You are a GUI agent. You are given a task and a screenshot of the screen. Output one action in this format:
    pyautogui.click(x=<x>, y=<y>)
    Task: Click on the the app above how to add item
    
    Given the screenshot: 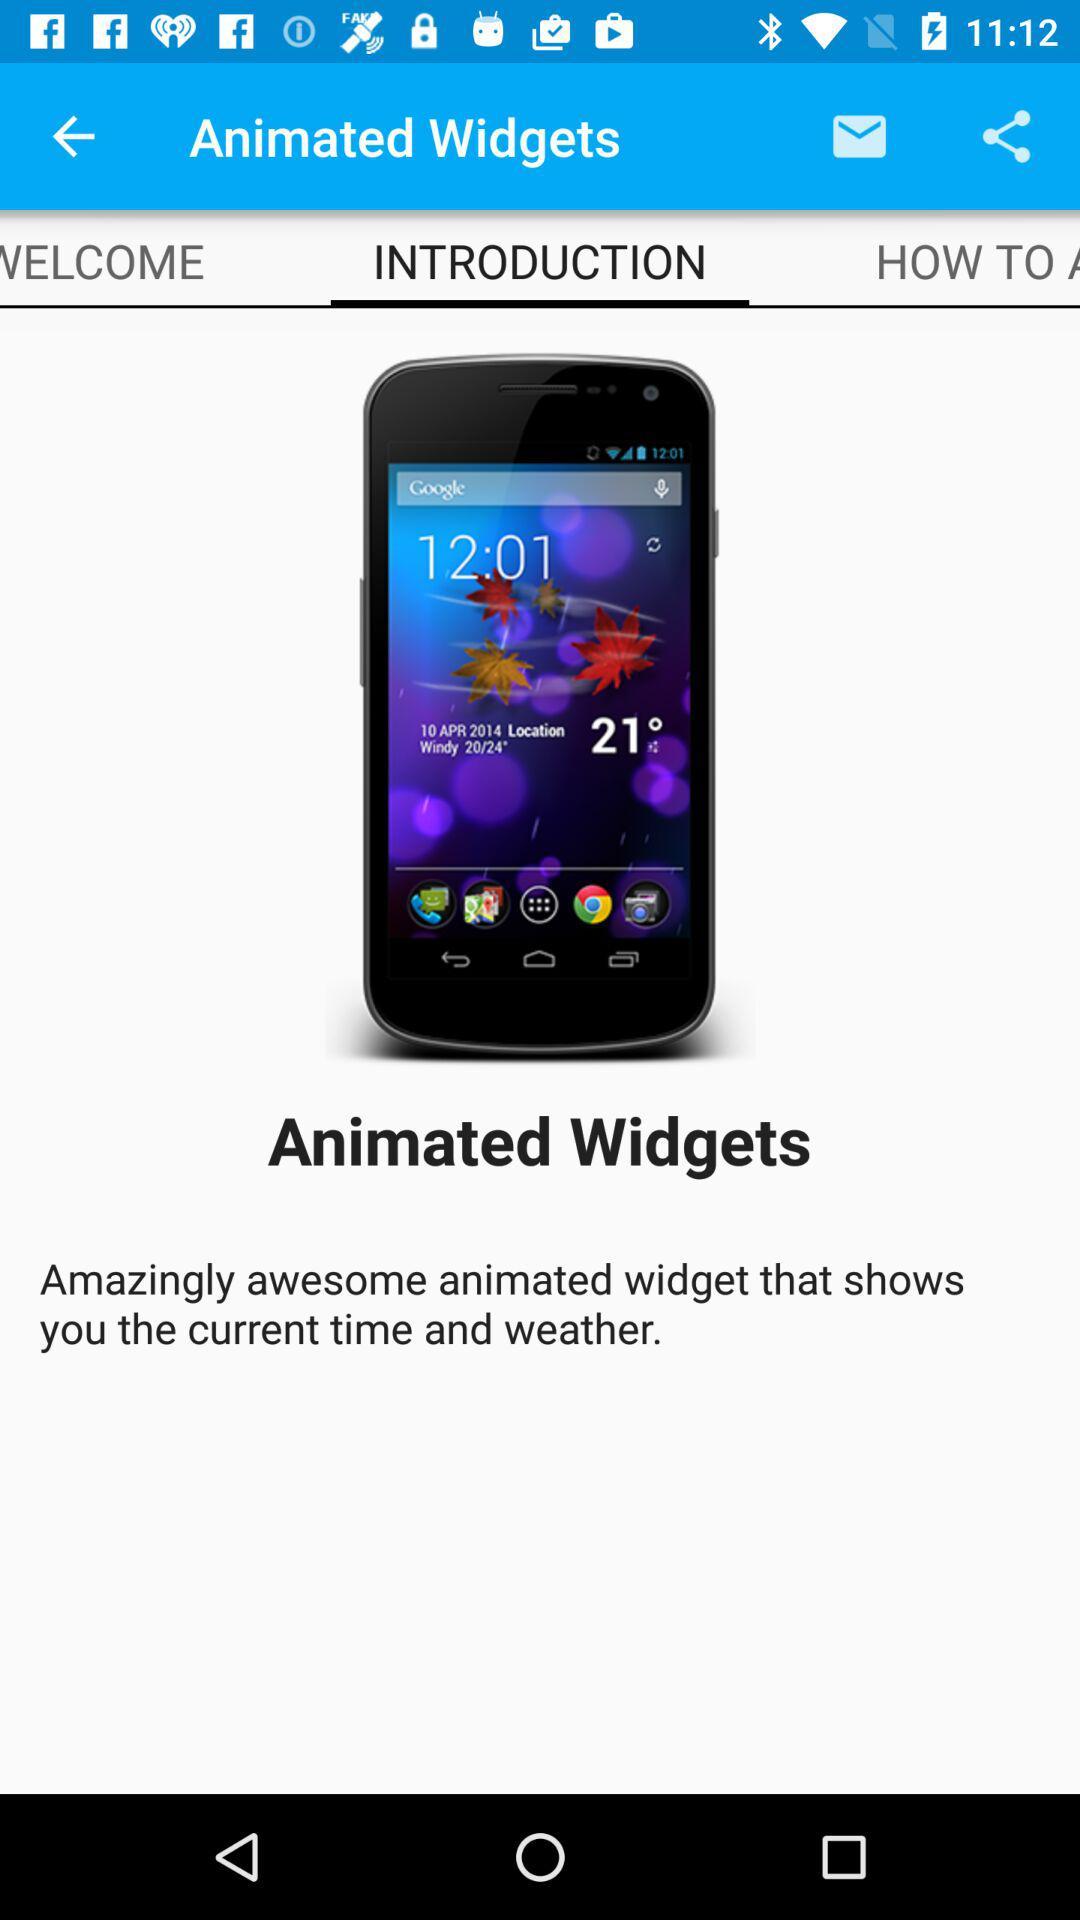 What is the action you would take?
    pyautogui.click(x=1006, y=135)
    